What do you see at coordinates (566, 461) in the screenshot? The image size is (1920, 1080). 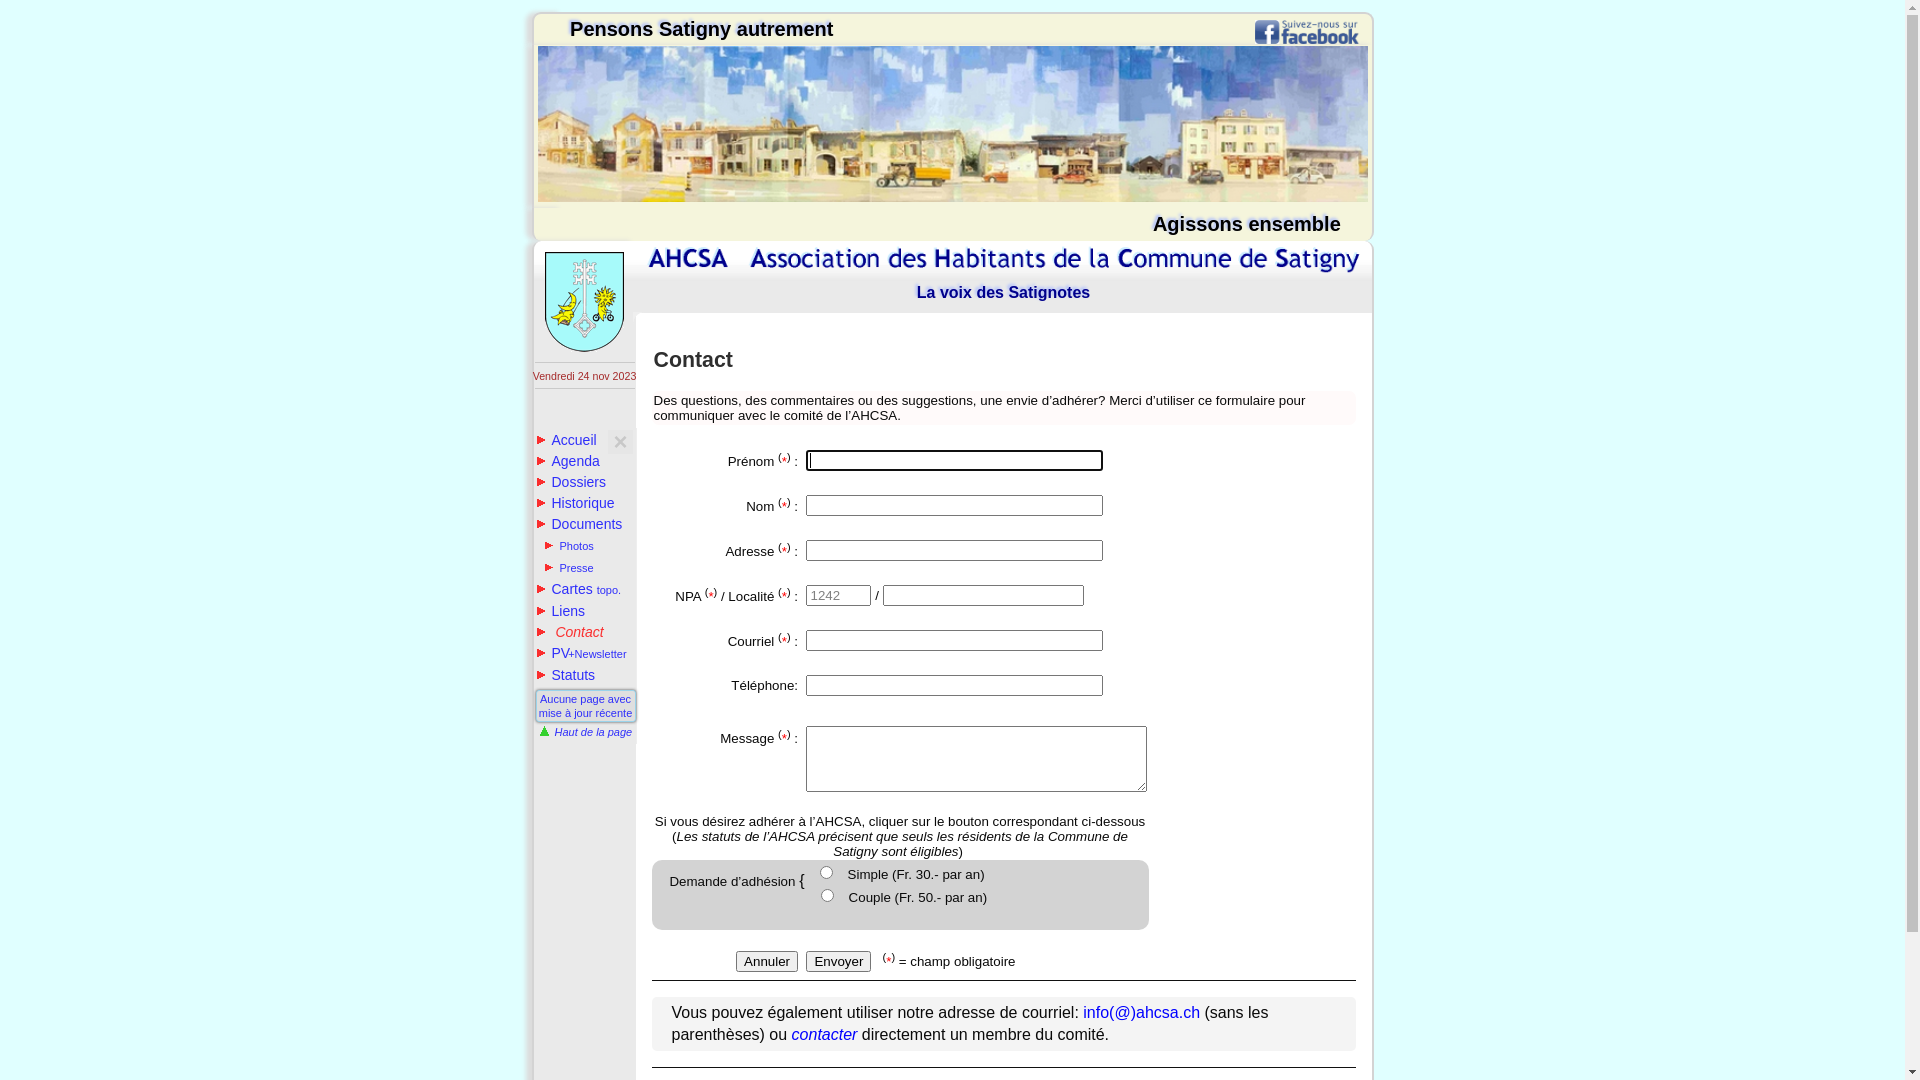 I see `'Agenda'` at bounding box center [566, 461].